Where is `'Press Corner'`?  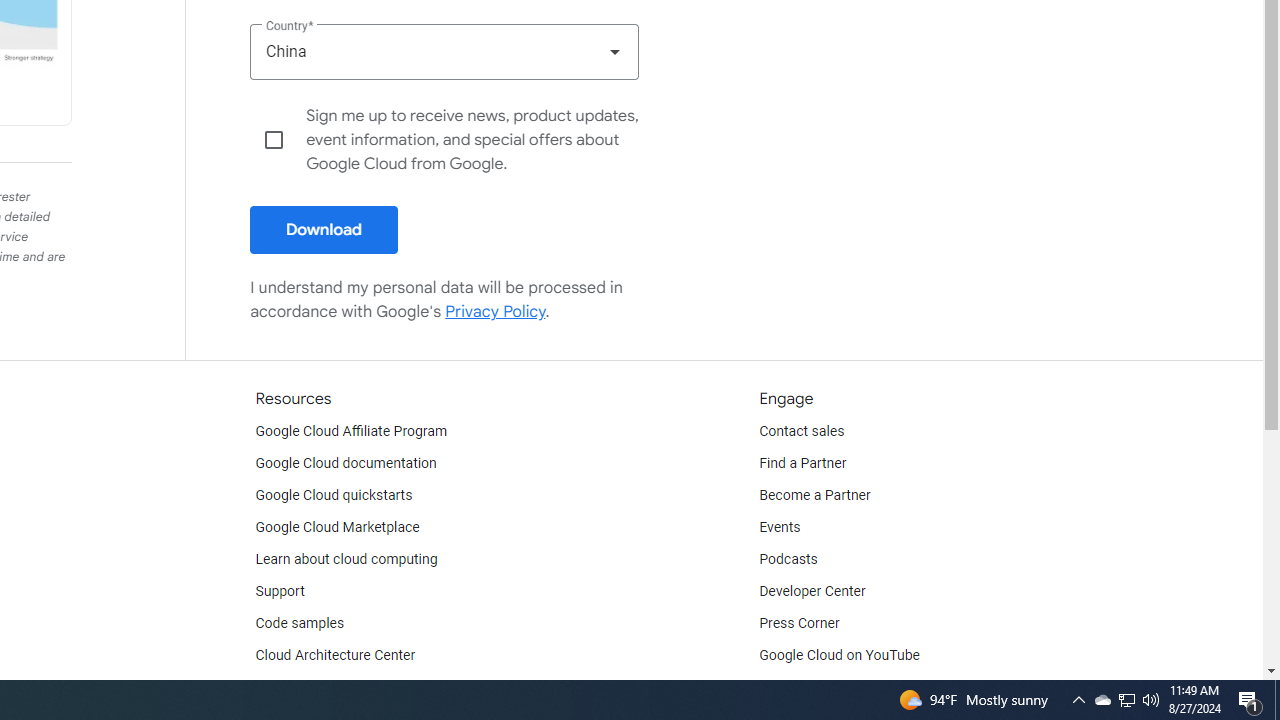 'Press Corner' is located at coordinates (798, 622).